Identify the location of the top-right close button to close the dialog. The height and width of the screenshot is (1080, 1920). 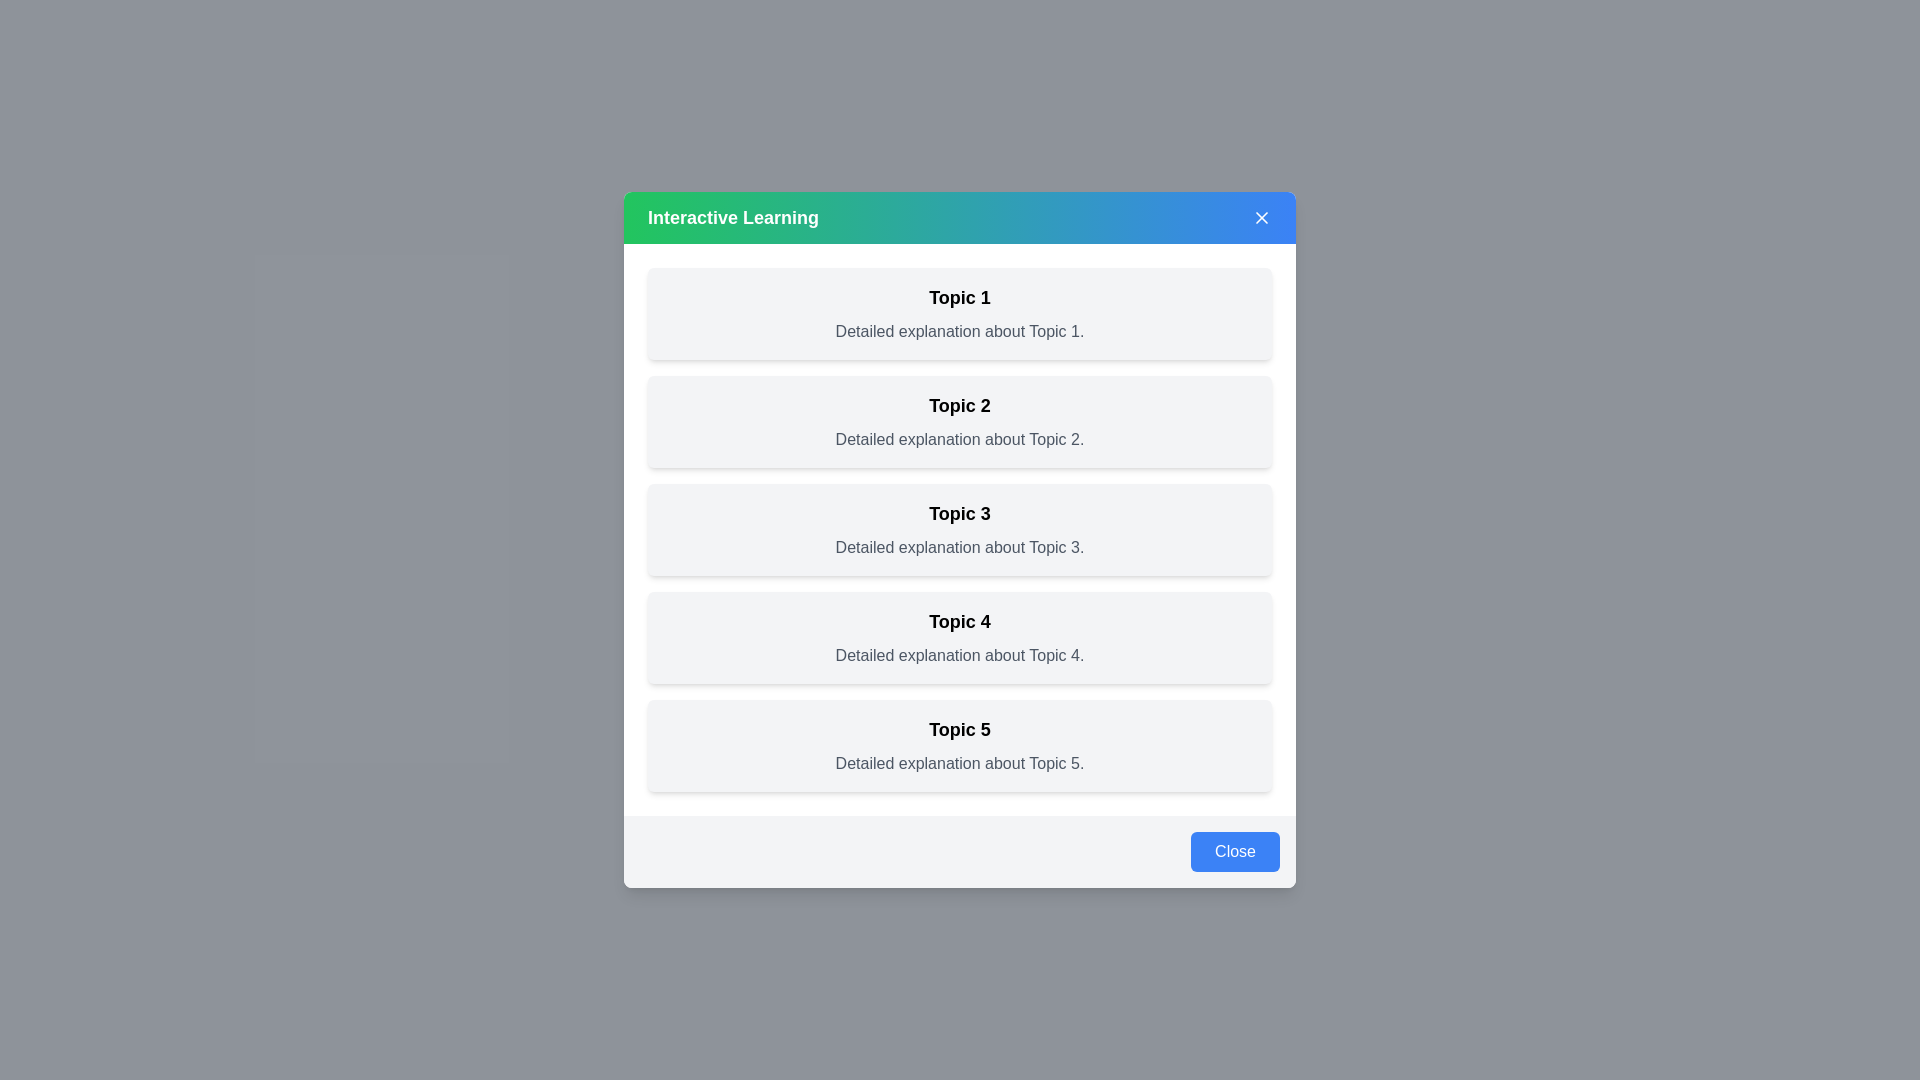
(1261, 218).